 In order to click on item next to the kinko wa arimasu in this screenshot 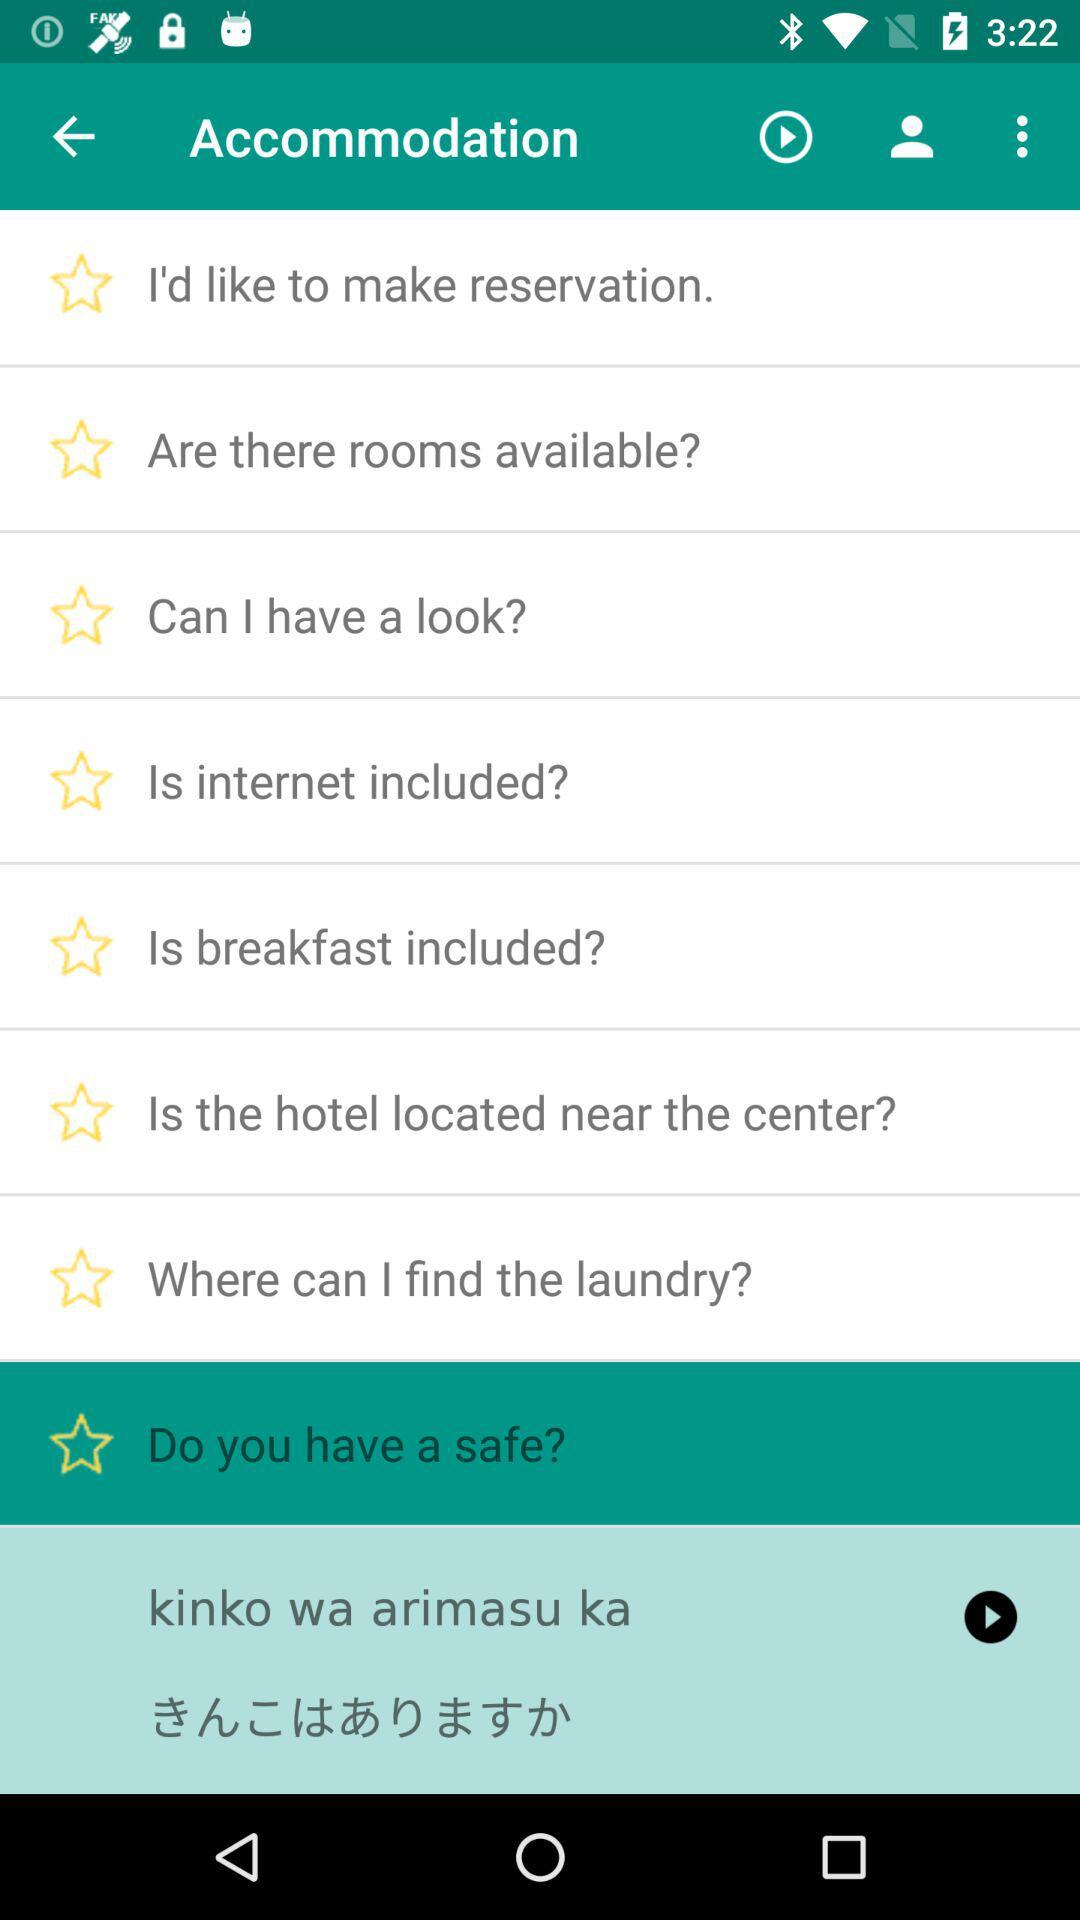, I will do `click(990, 1617)`.